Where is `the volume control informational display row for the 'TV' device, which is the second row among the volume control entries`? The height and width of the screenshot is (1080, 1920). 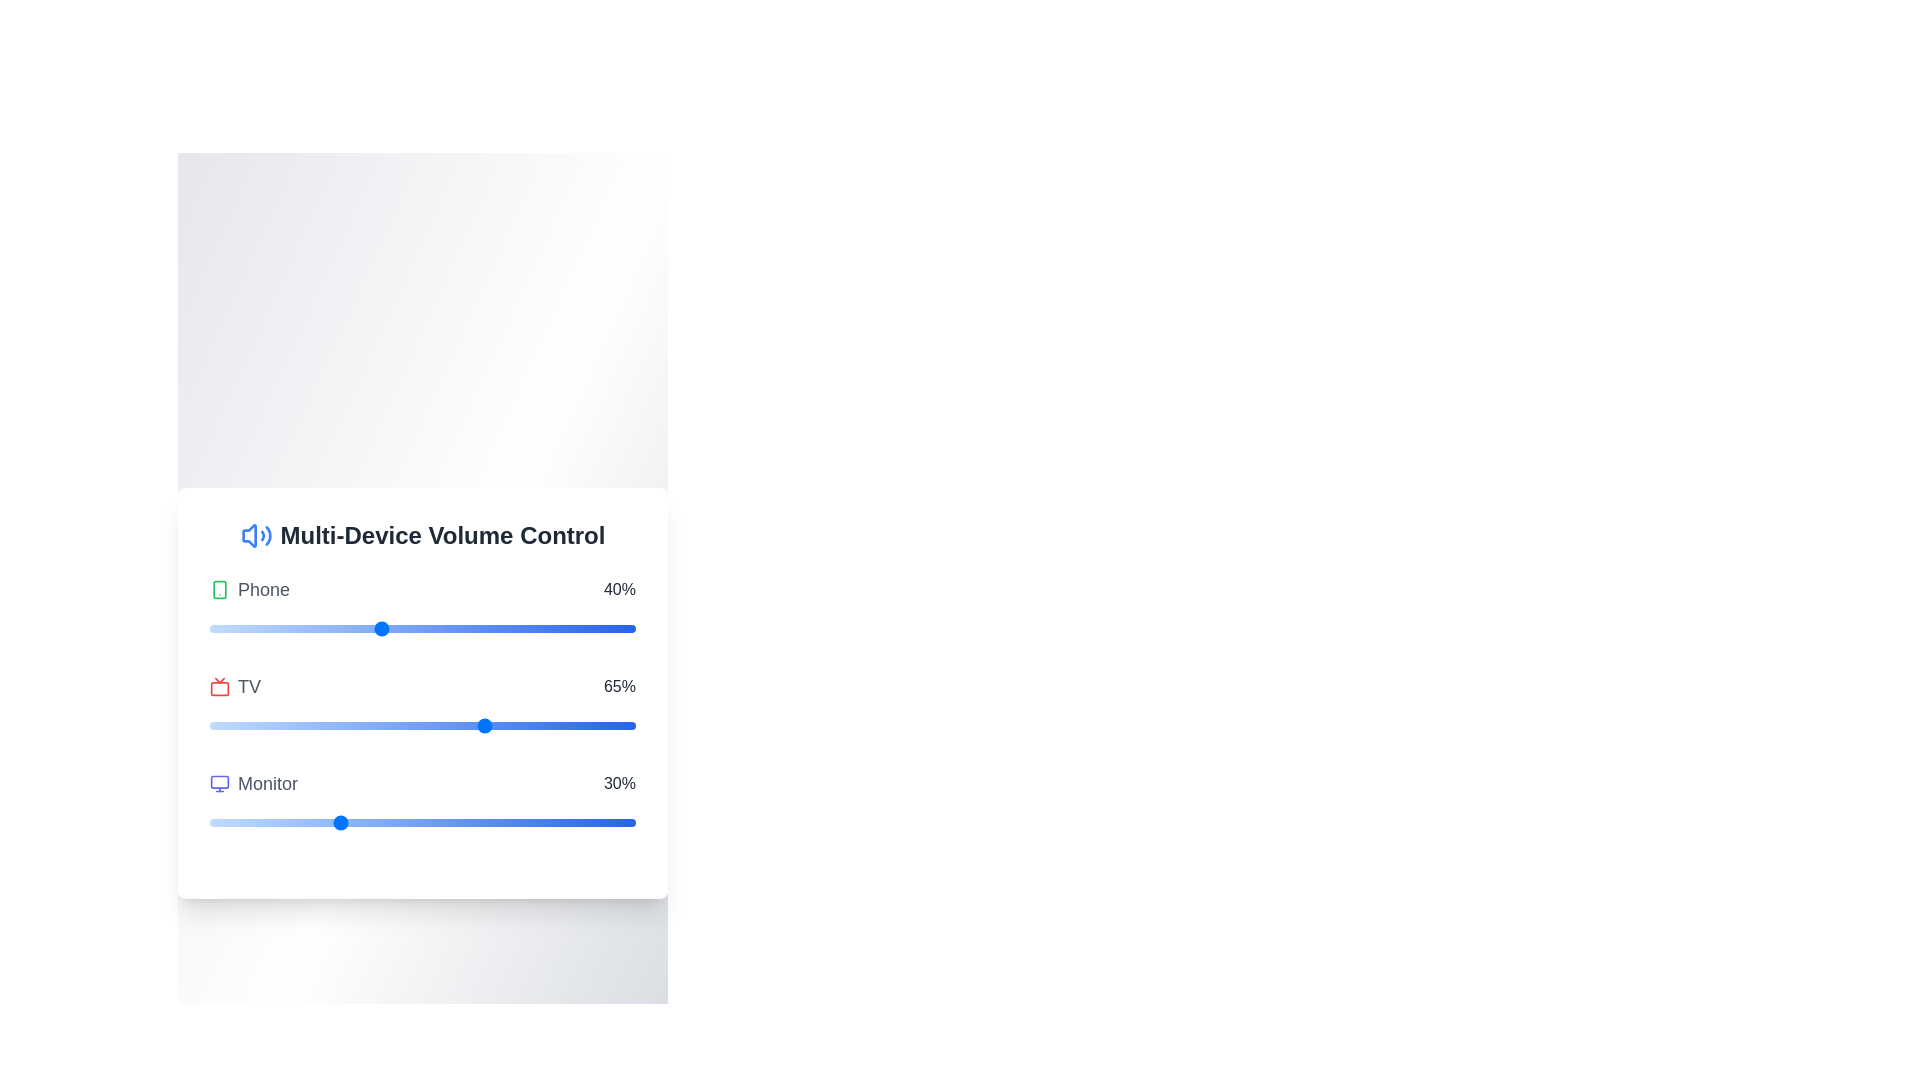
the volume control informational display row for the 'TV' device, which is the second row among the volume control entries is located at coordinates (421, 685).